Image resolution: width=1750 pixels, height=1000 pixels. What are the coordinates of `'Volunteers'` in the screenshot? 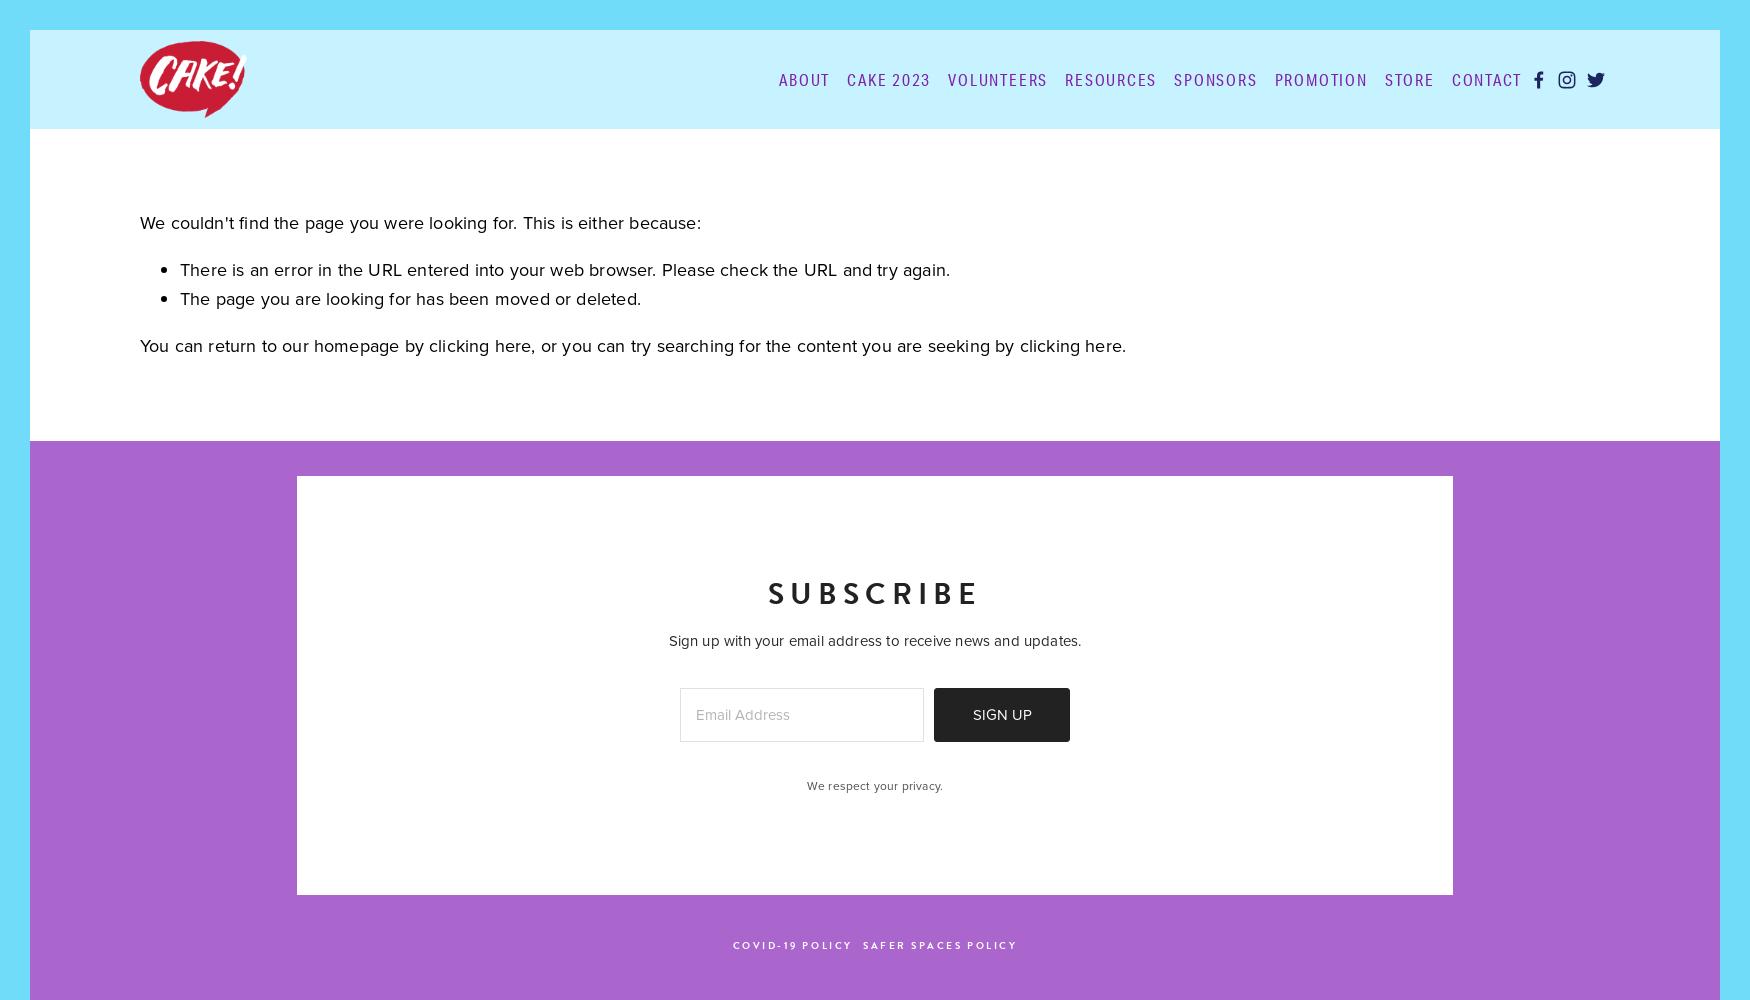 It's located at (998, 77).